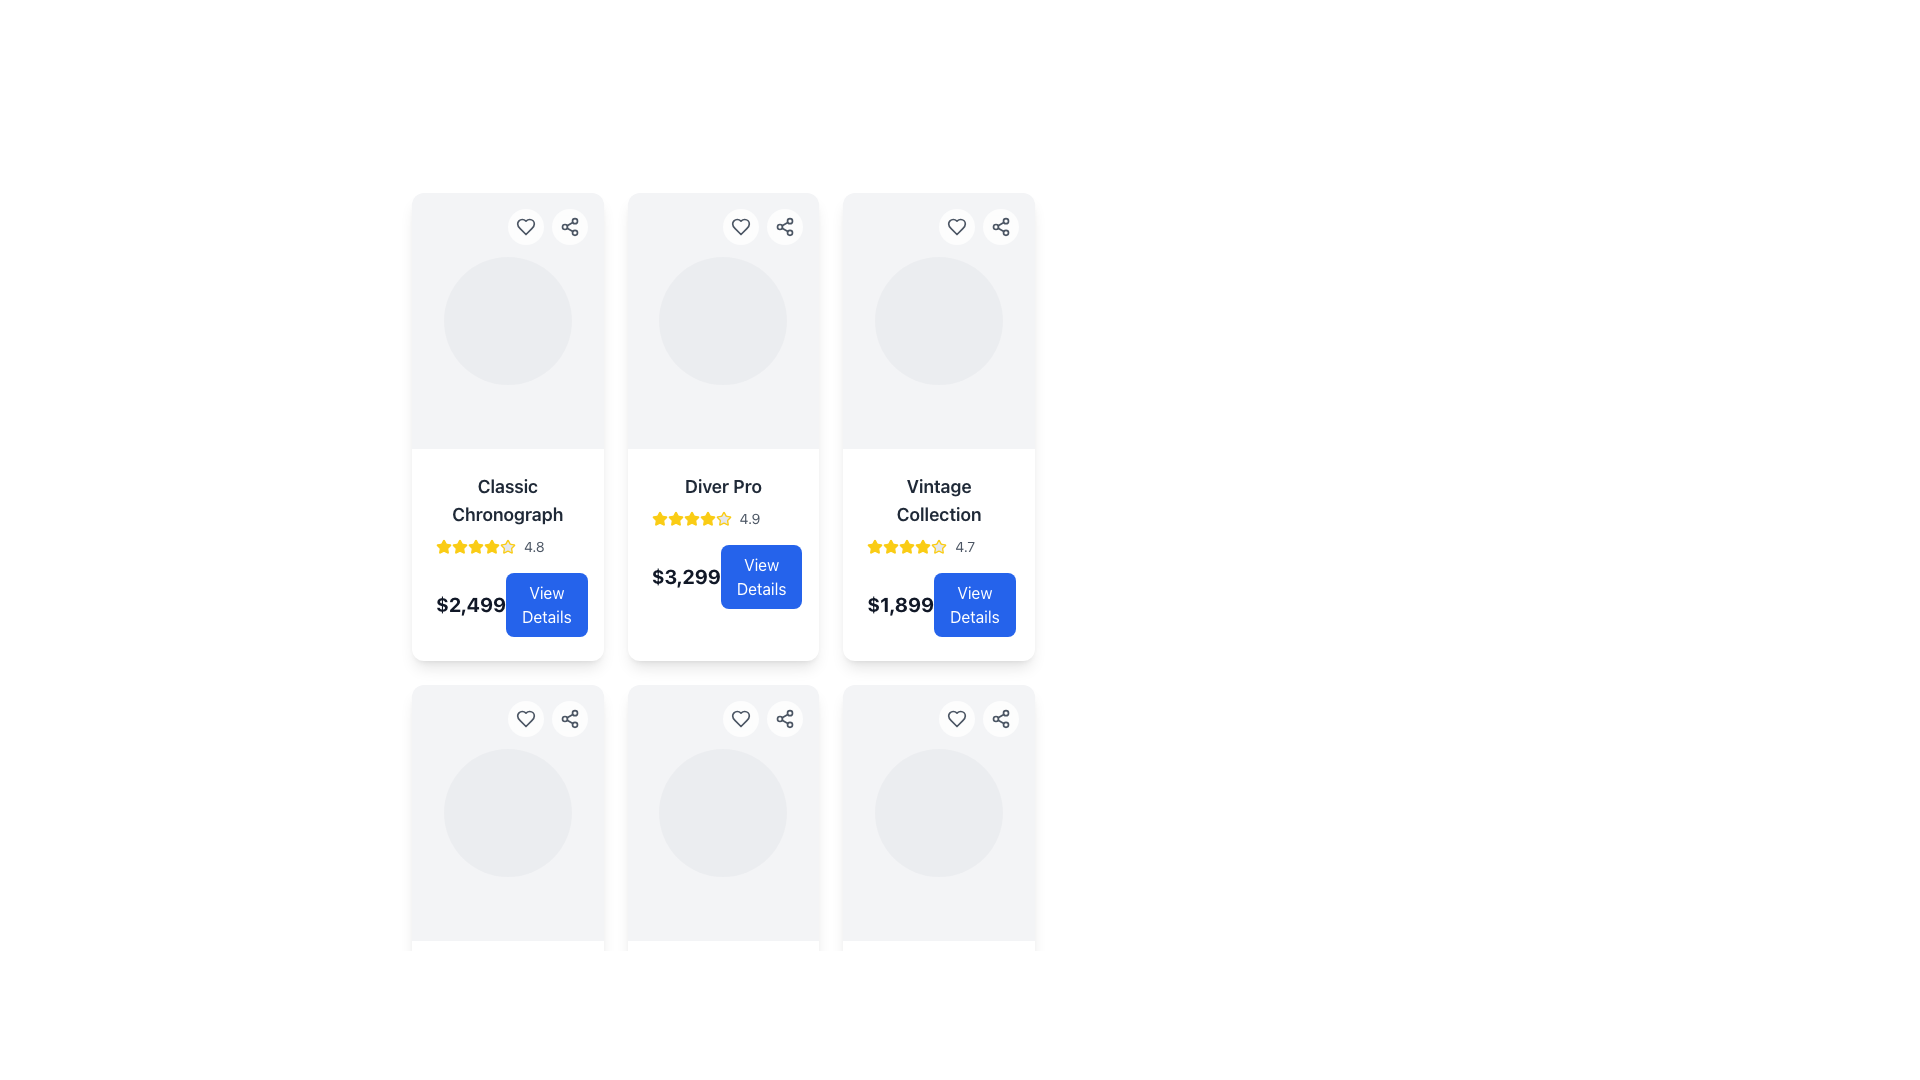  I want to click on the small circular button with a heart icon in the top-right corner of the card, so click(525, 717).